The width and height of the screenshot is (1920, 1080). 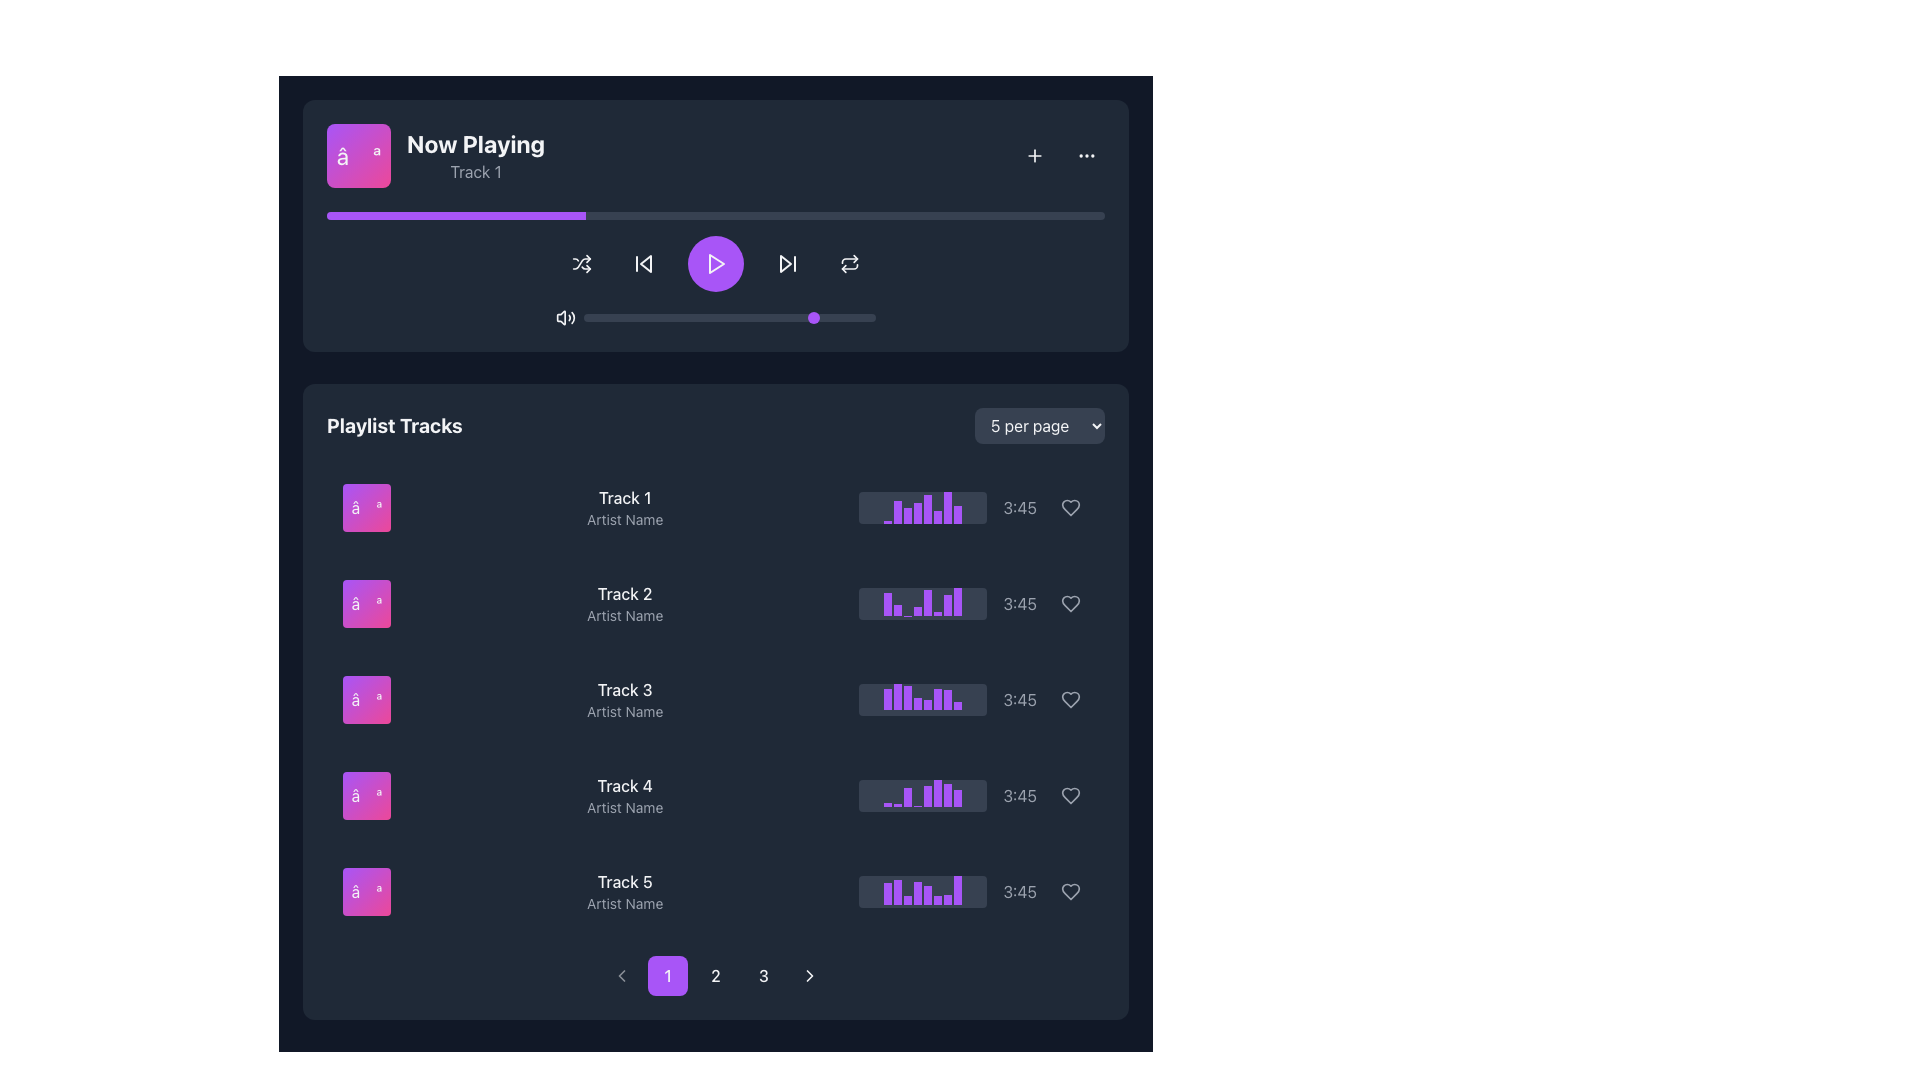 I want to click on the fifth circular button with a two-arrow loop icon, located in the horizontal toolbar below the 'Now Playing' title, so click(x=849, y=262).